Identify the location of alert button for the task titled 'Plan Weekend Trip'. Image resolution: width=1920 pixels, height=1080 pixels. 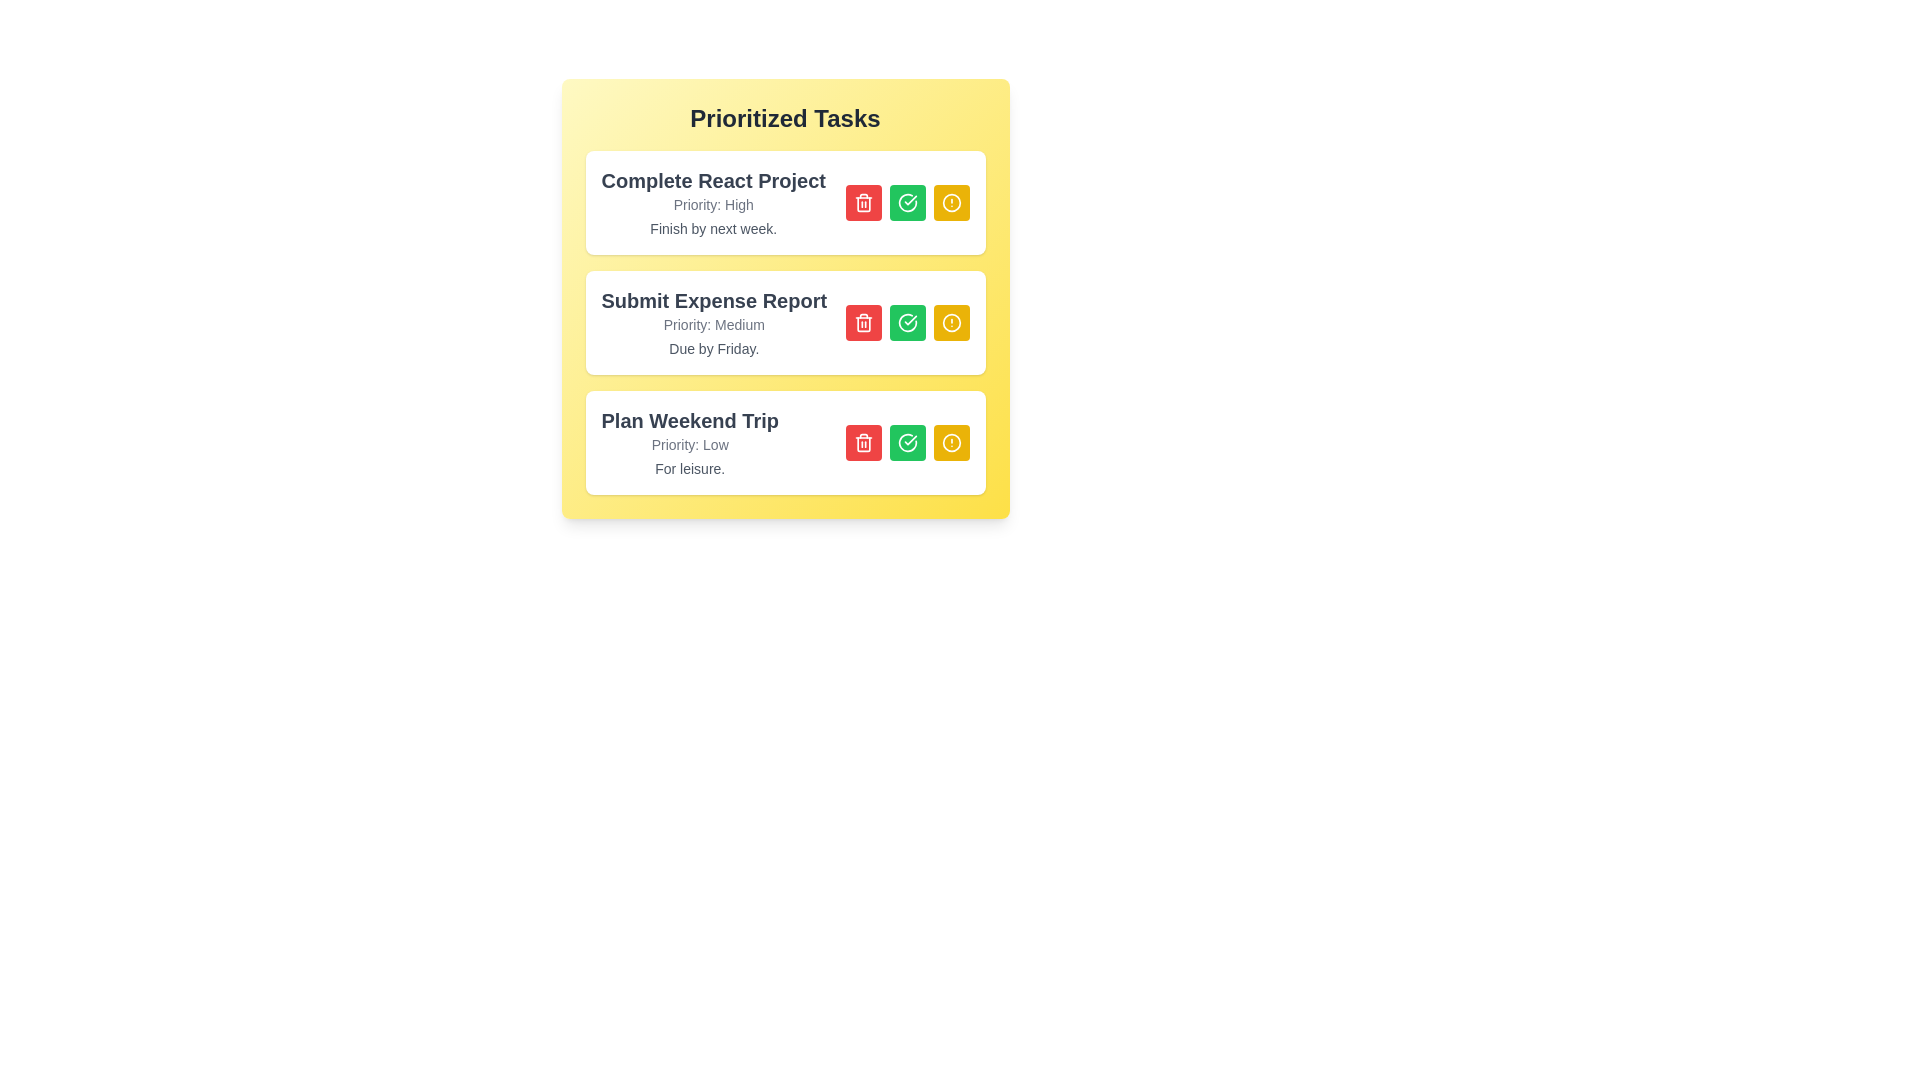
(950, 442).